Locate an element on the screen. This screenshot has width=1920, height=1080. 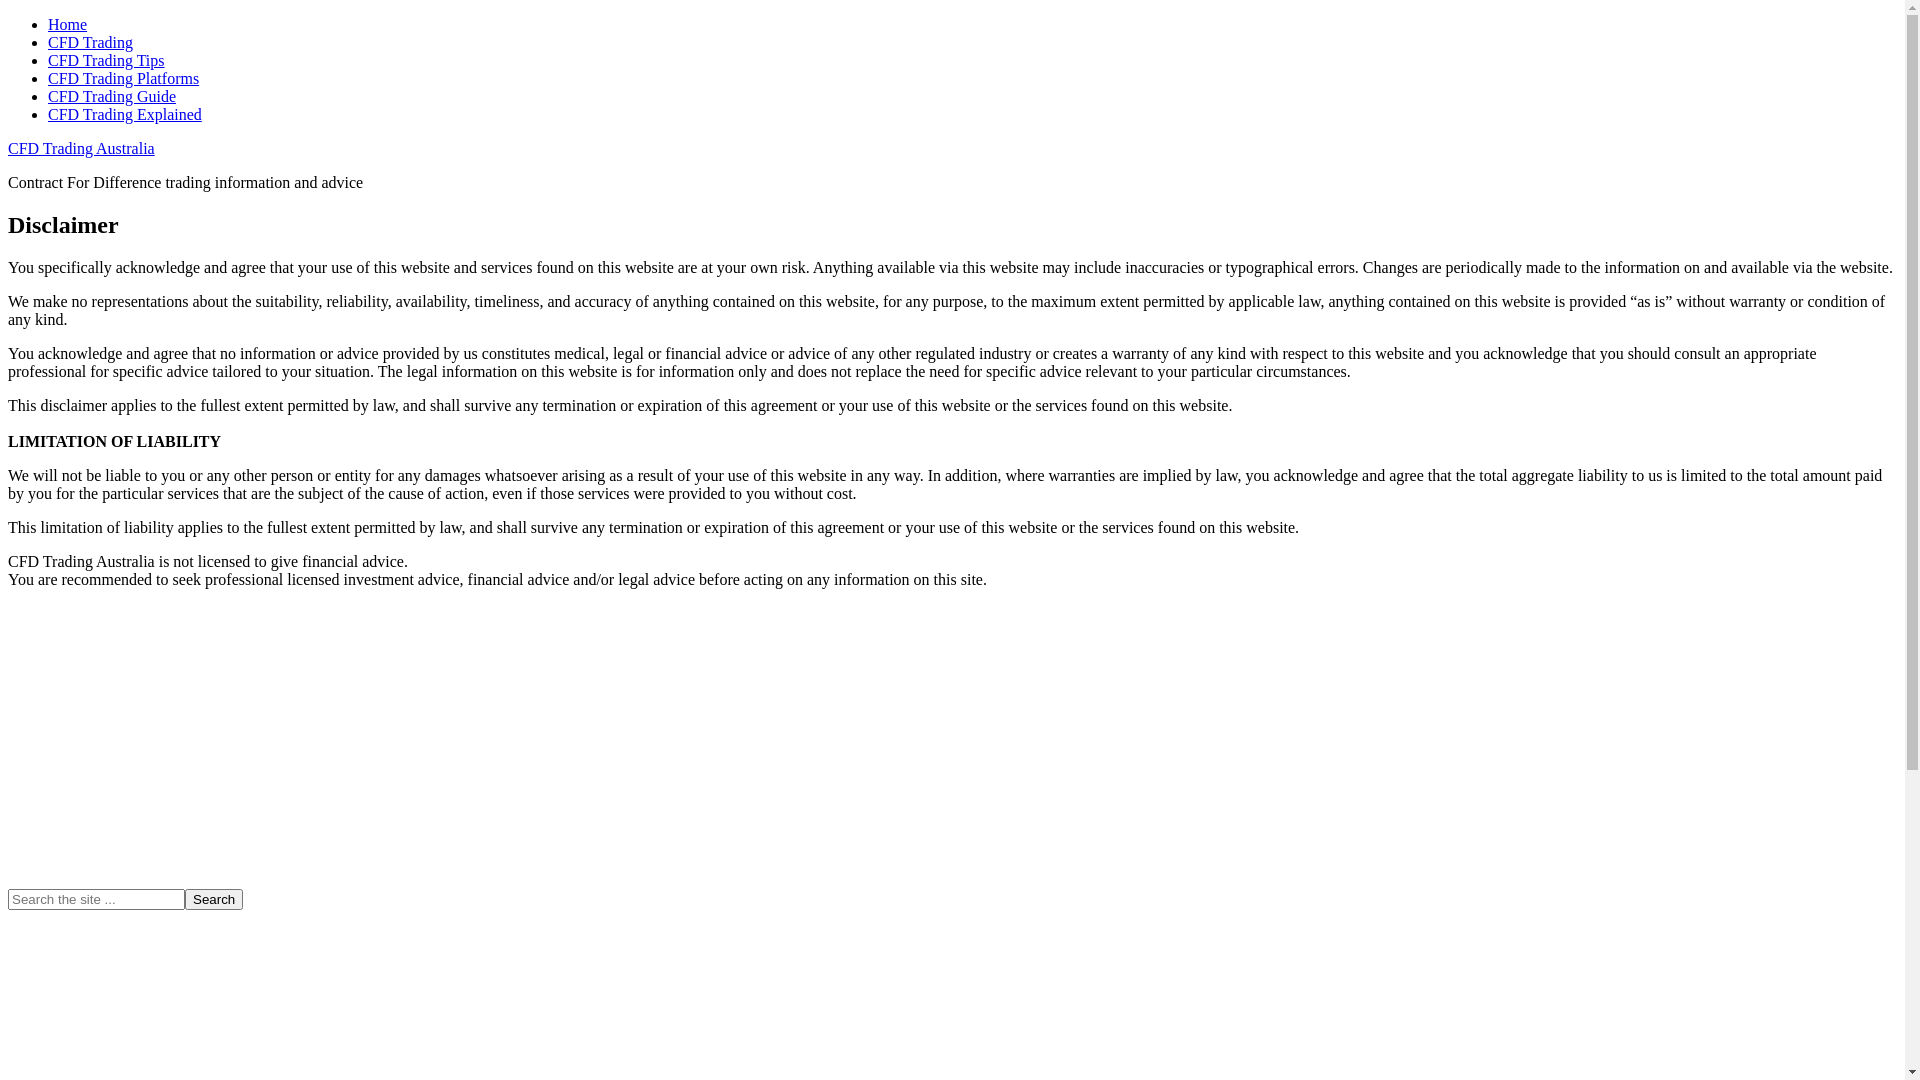
'Search' is located at coordinates (185, 898).